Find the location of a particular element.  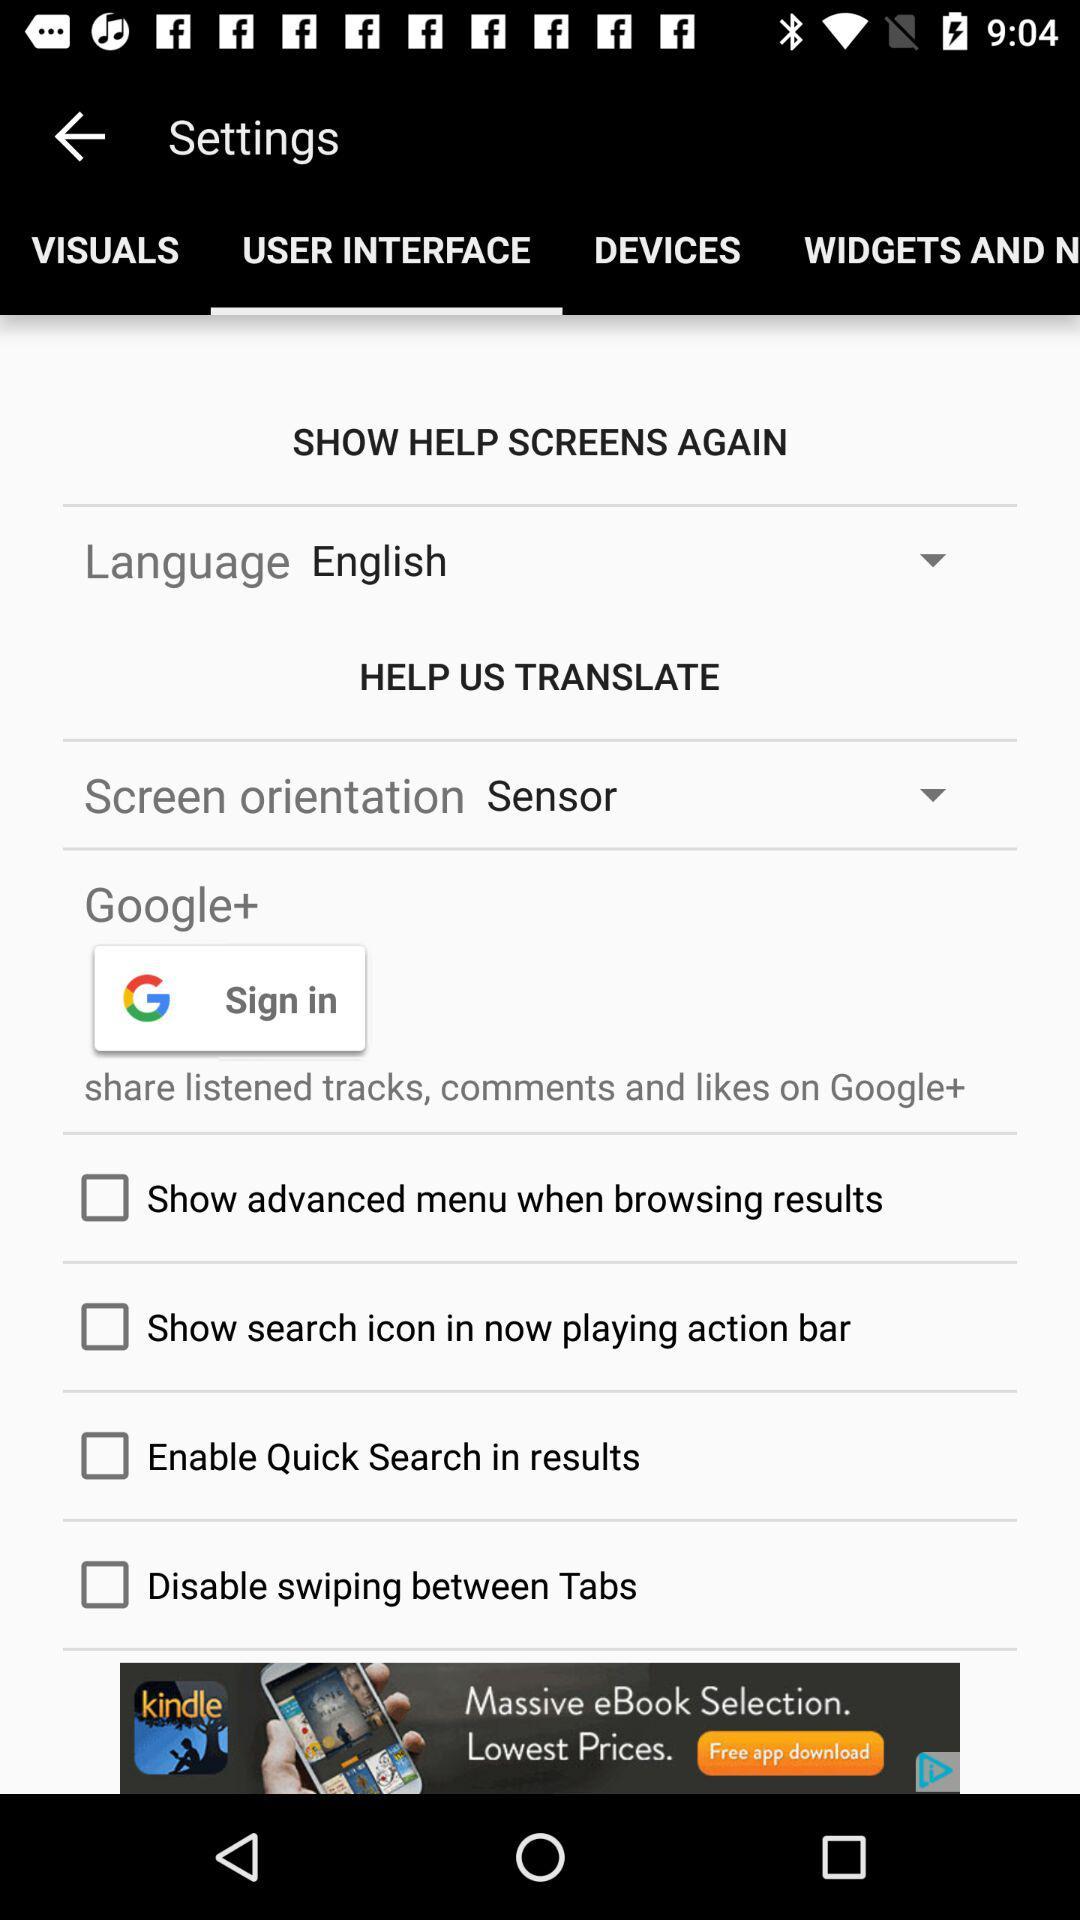

the devices text option is located at coordinates (667, 248).